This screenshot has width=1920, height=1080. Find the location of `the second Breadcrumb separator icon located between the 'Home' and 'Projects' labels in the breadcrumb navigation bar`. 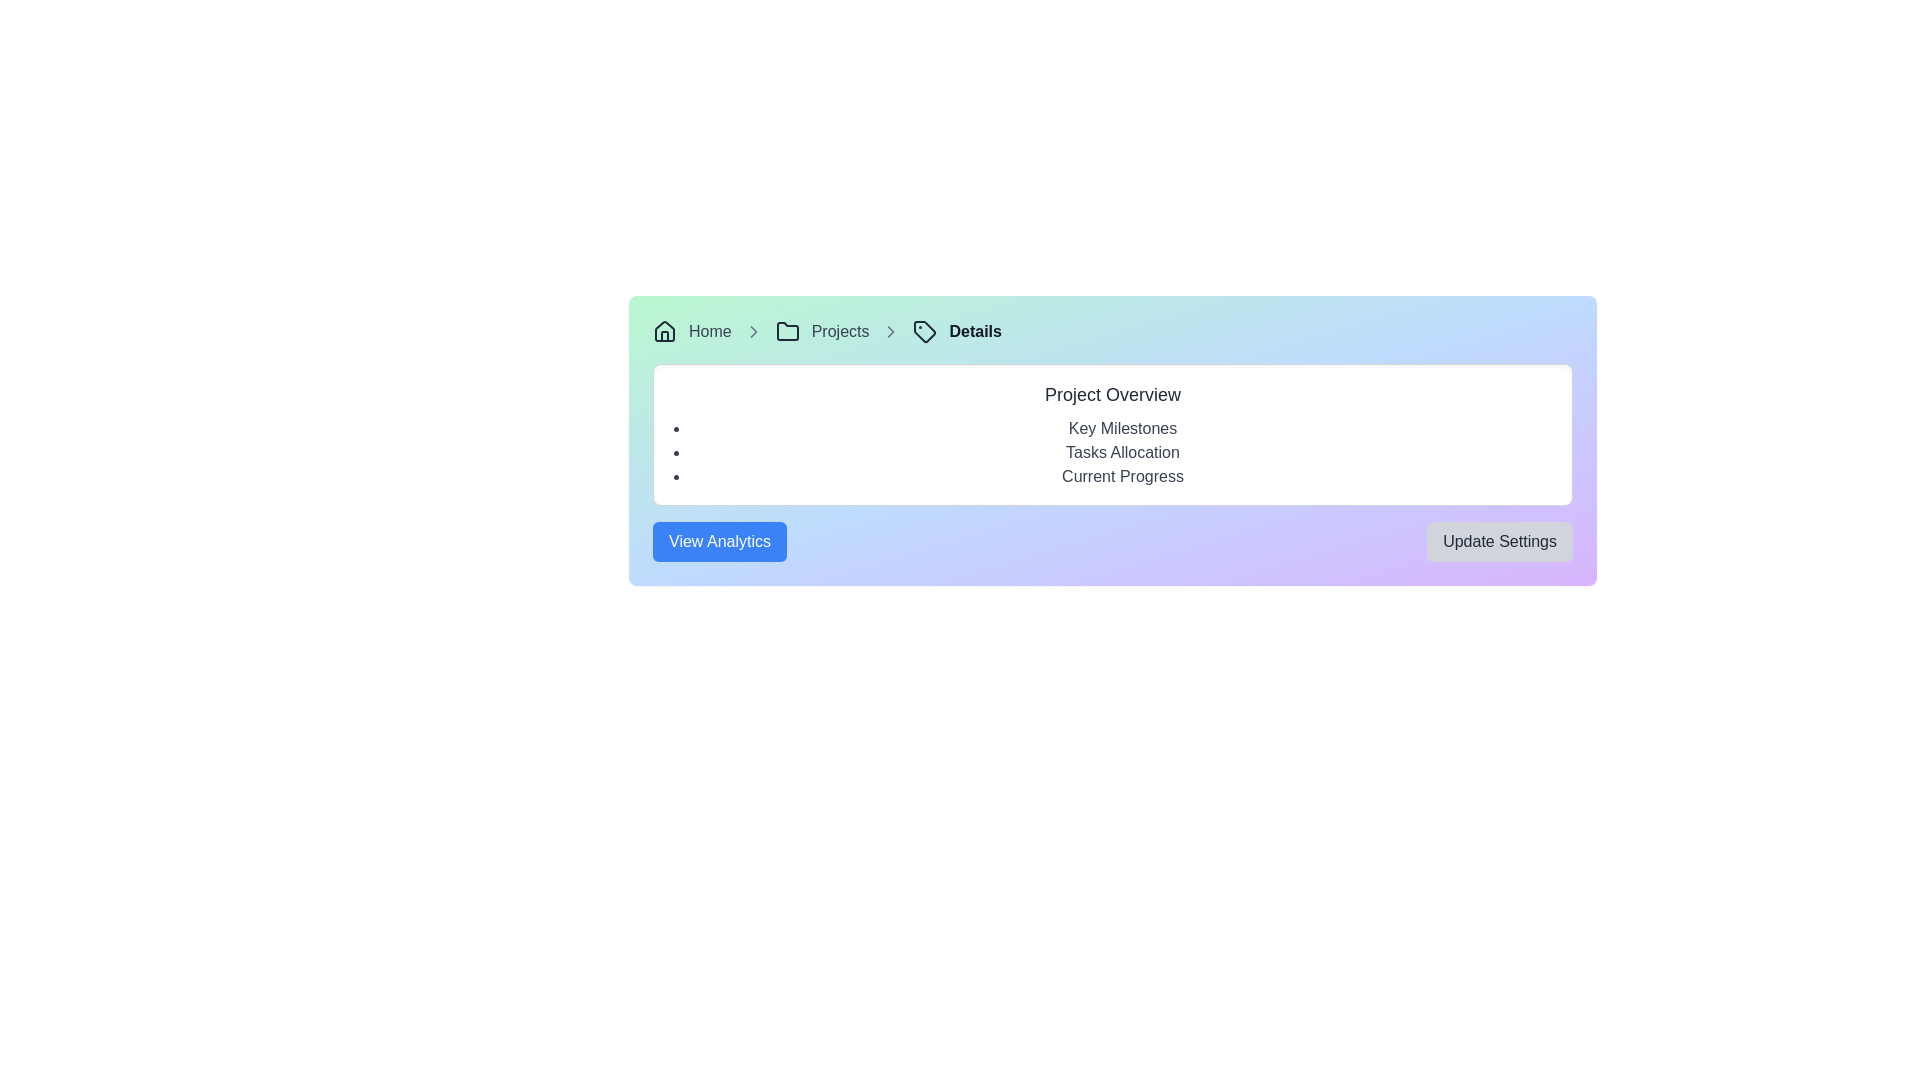

the second Breadcrumb separator icon located between the 'Home' and 'Projects' labels in the breadcrumb navigation bar is located at coordinates (752, 330).